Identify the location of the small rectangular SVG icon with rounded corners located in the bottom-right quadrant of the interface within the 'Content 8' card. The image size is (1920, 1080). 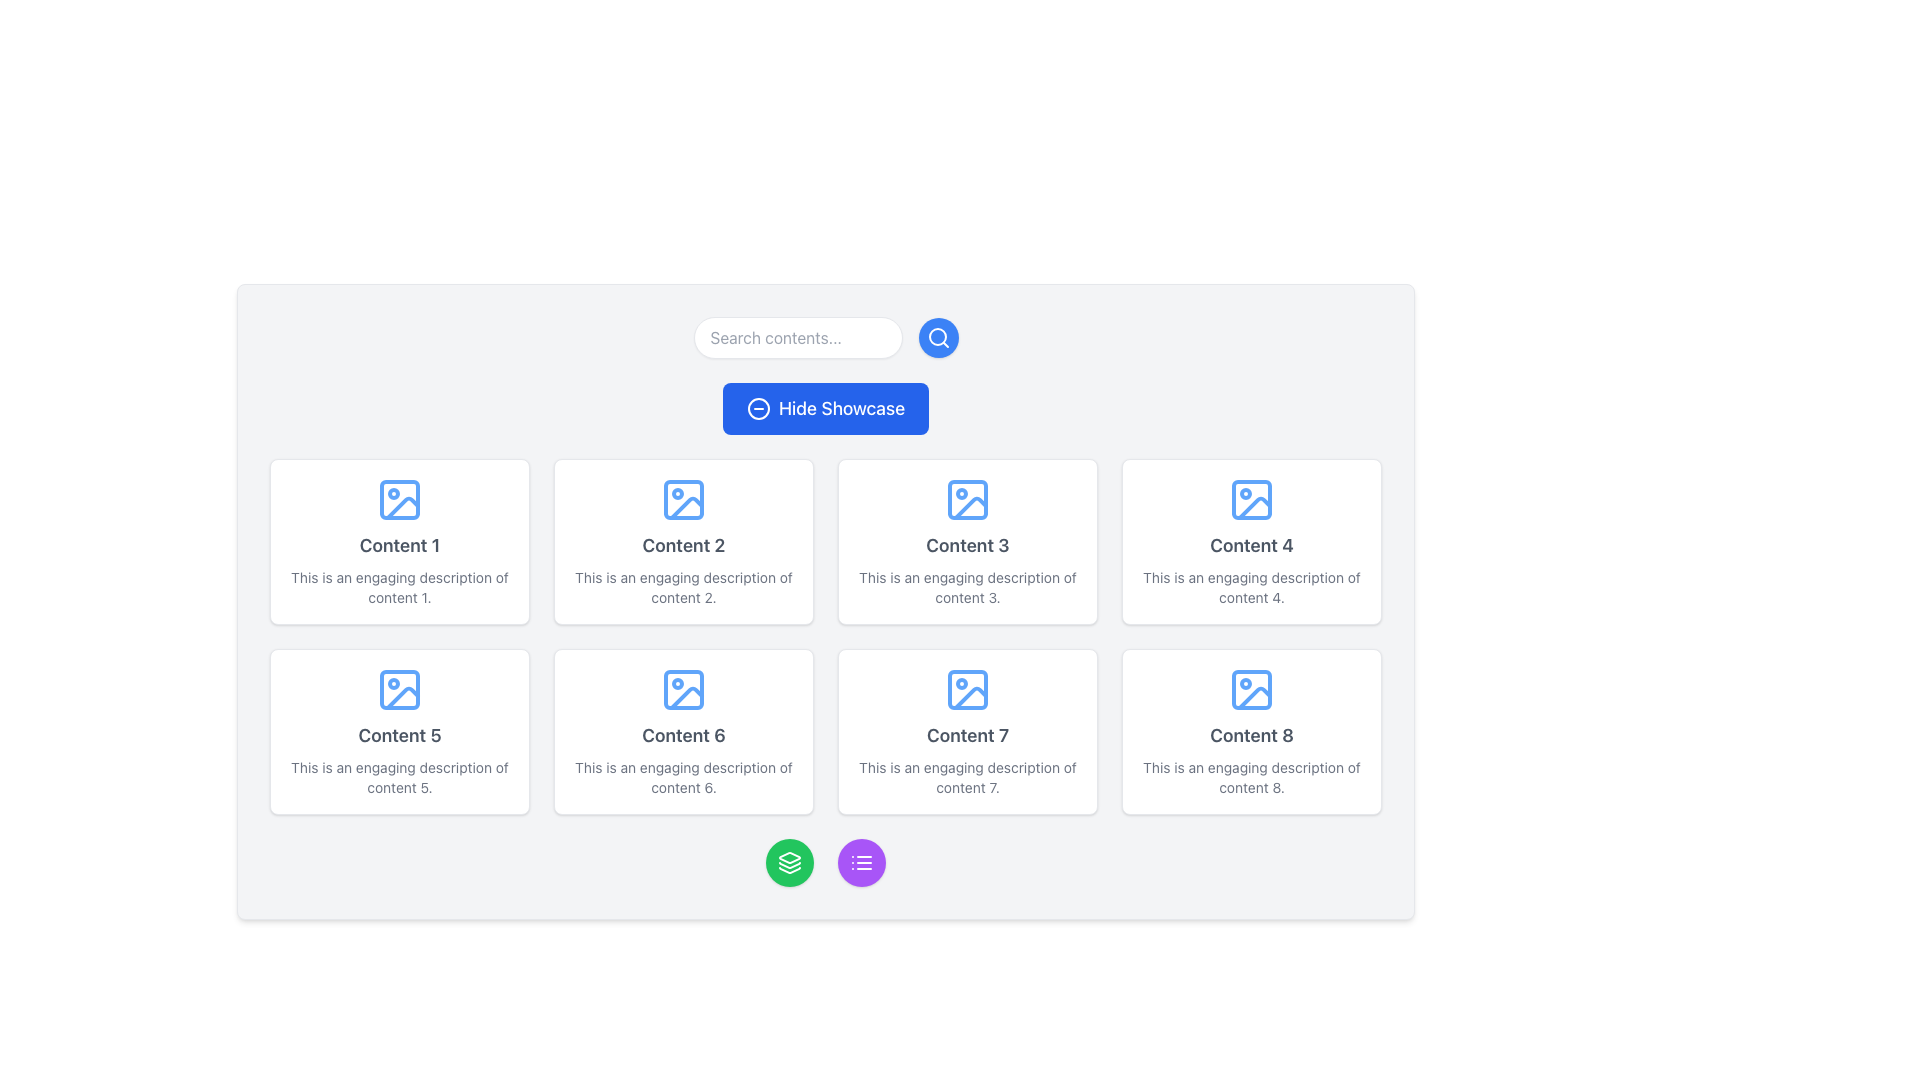
(1251, 689).